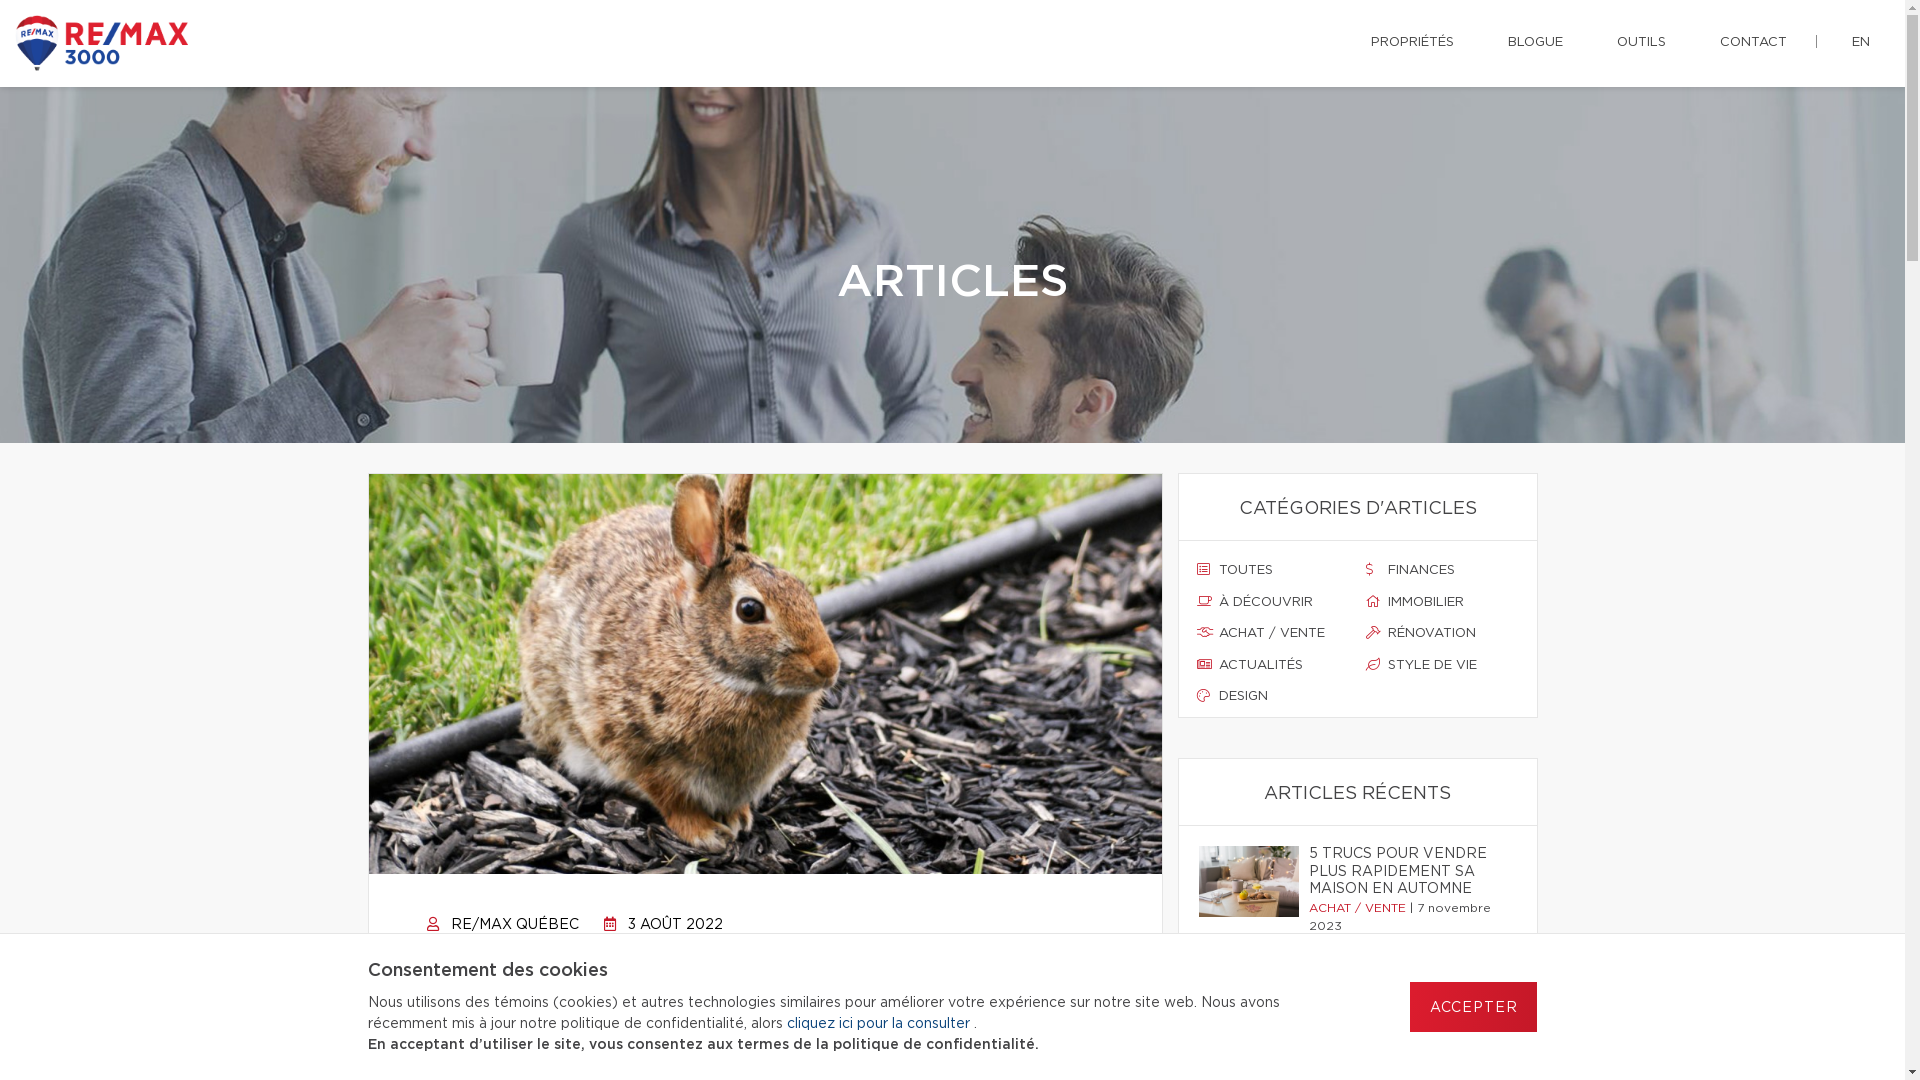 The height and width of the screenshot is (1080, 1920). I want to click on 'DESIGN', so click(1271, 696).